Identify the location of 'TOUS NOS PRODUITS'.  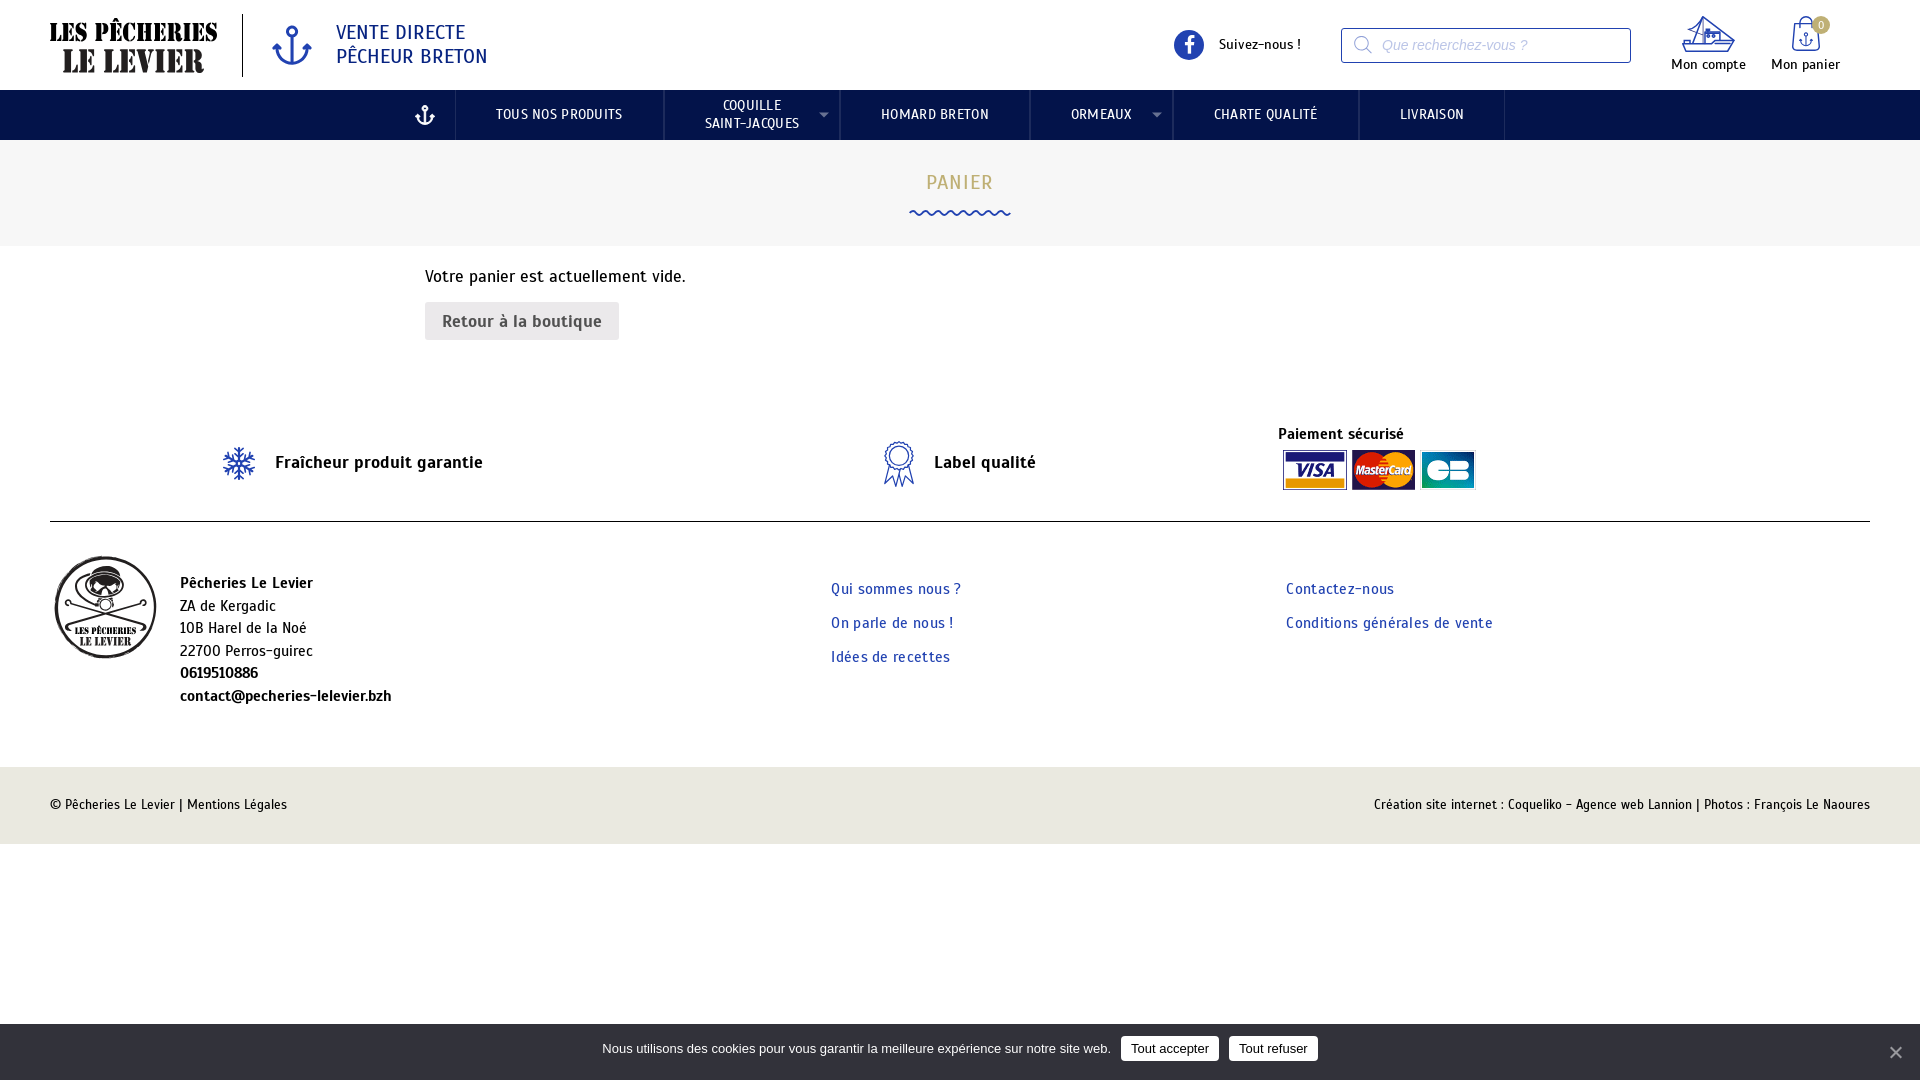
(455, 115).